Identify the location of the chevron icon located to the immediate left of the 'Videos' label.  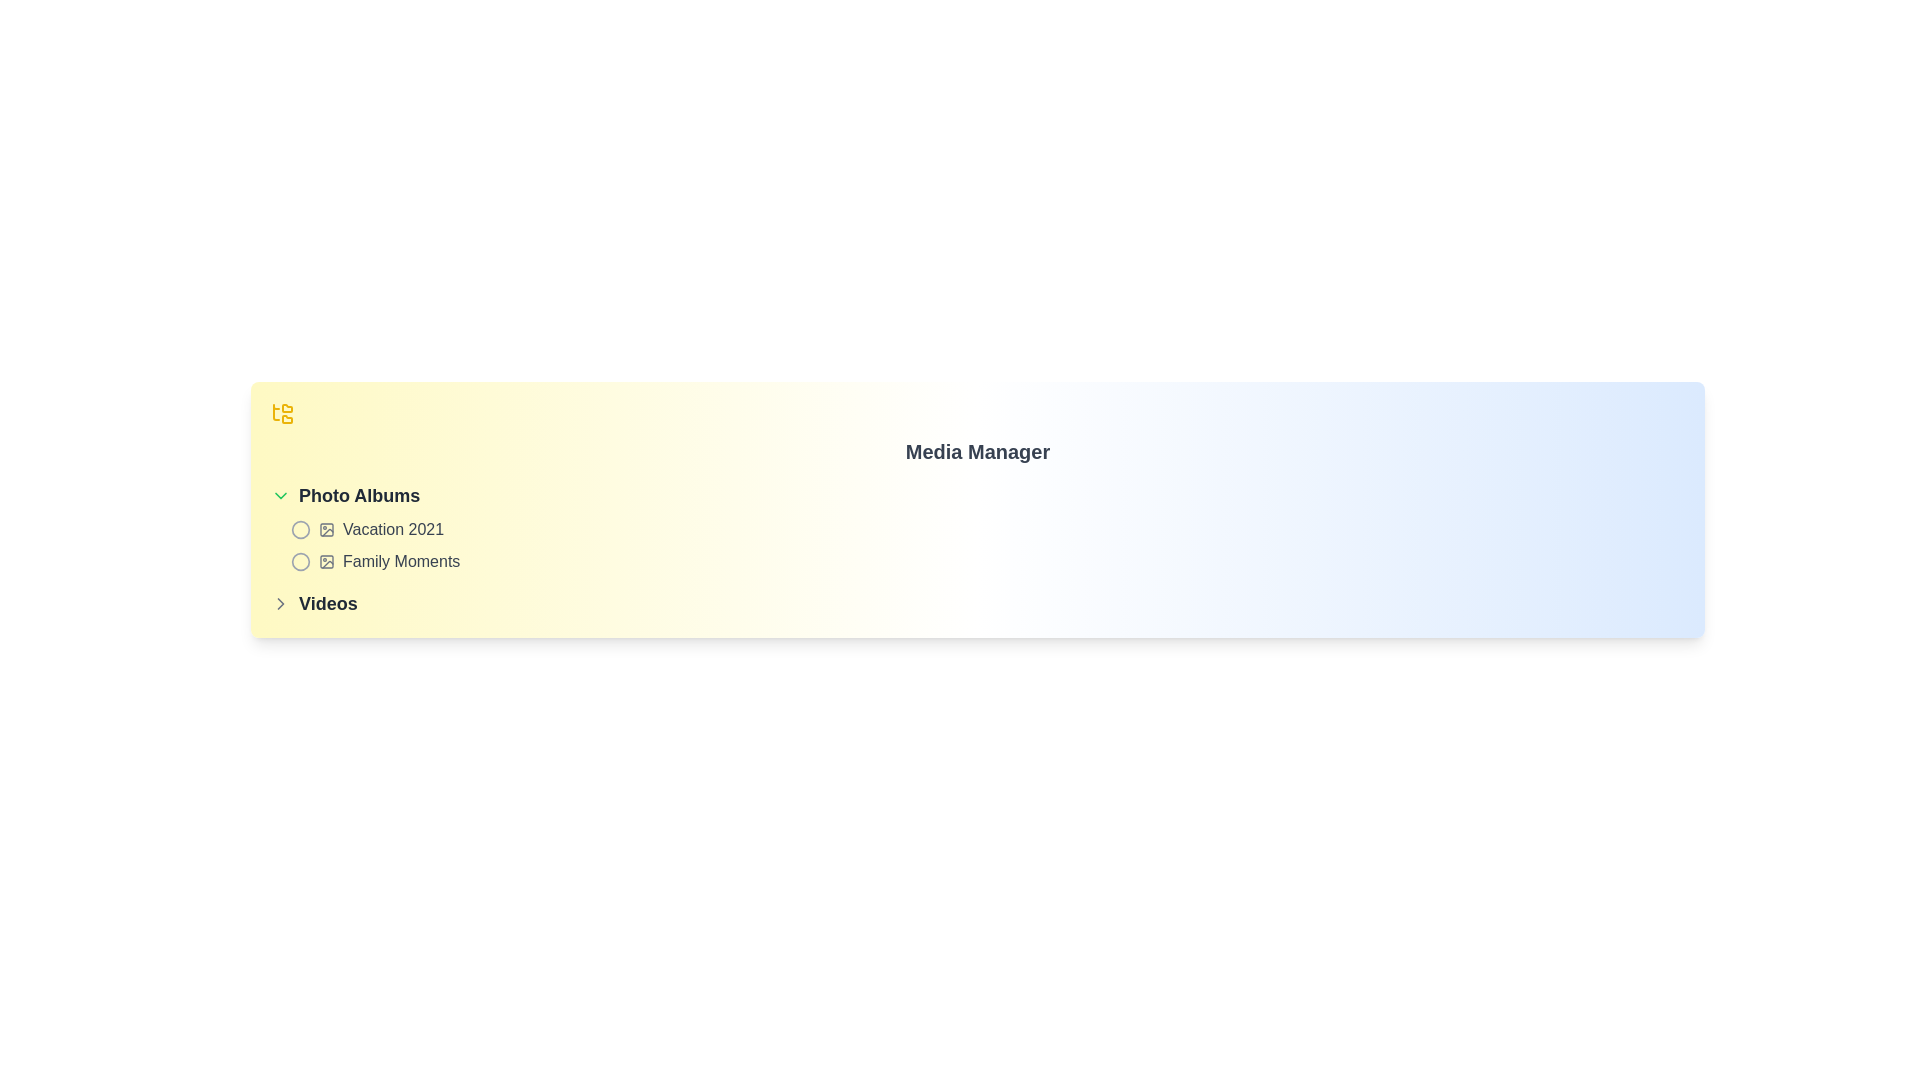
(280, 603).